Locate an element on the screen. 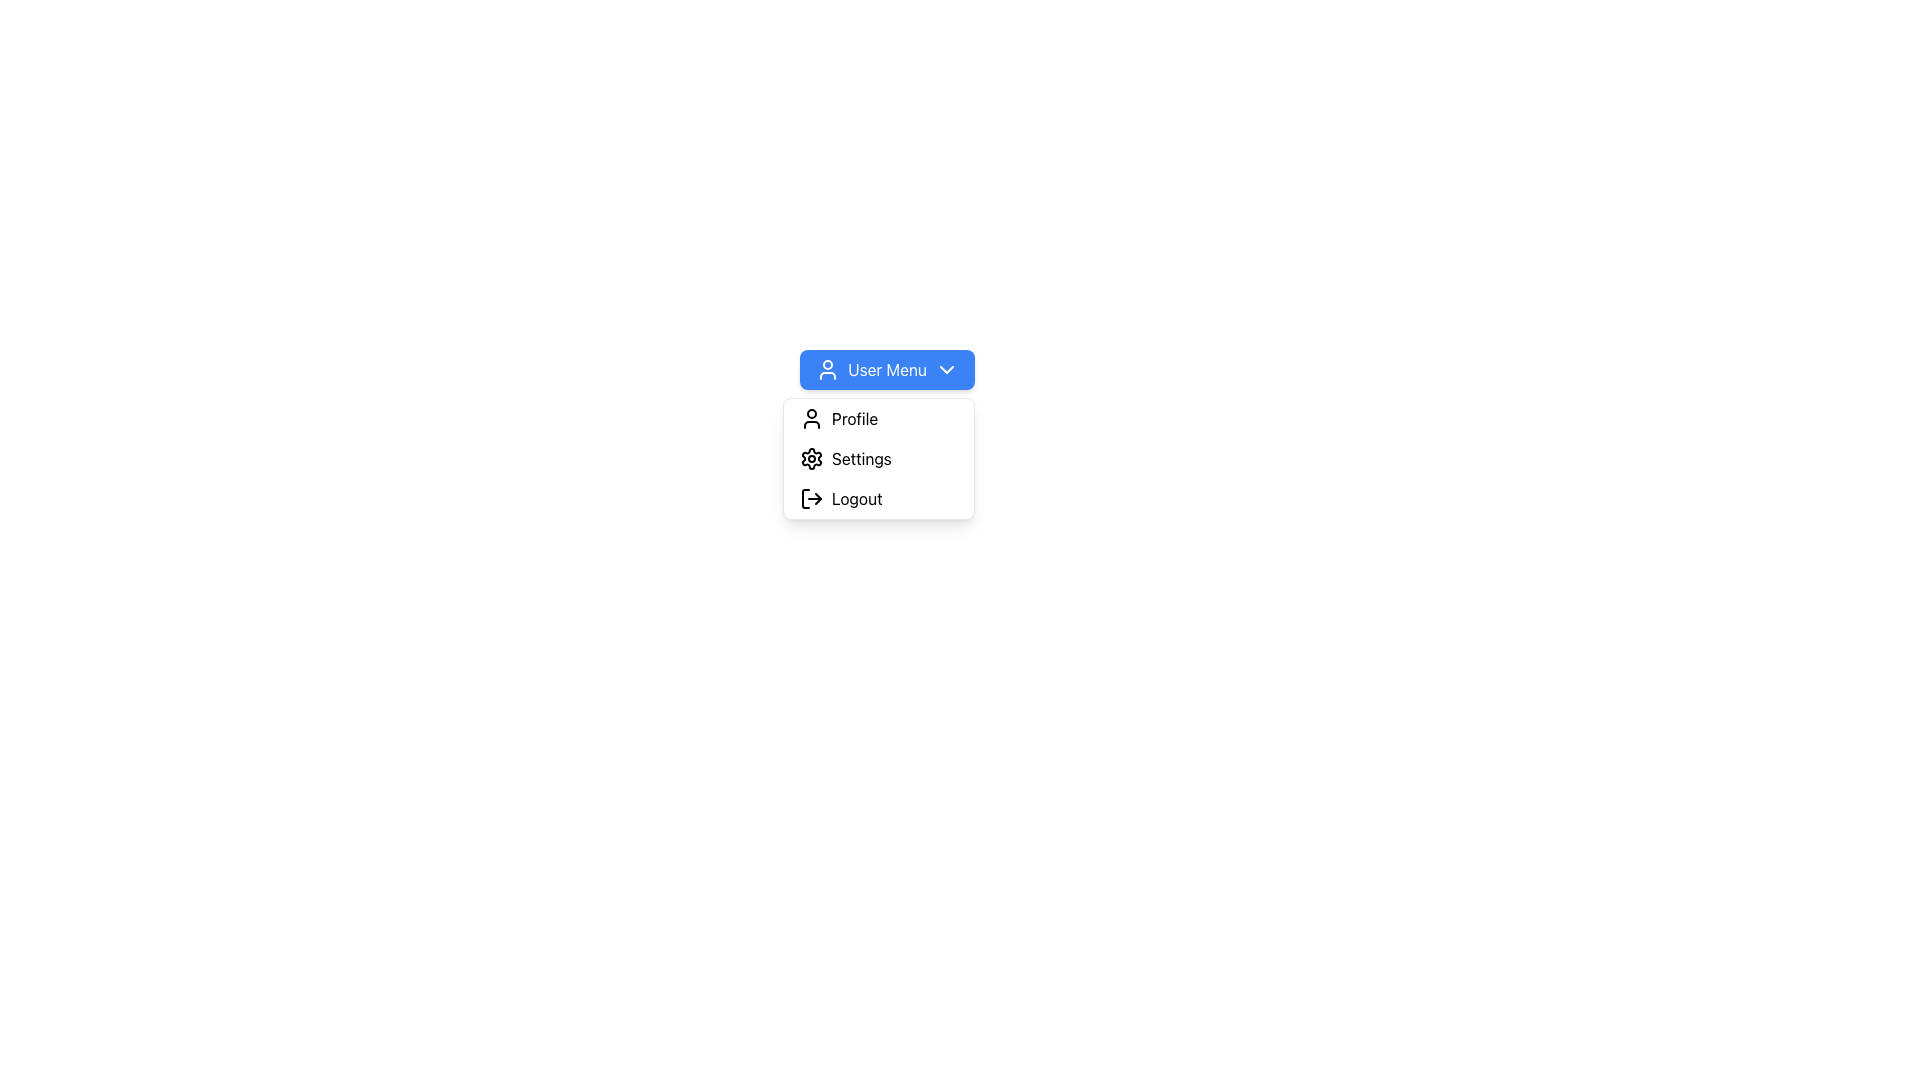 The width and height of the screenshot is (1920, 1080). the gear icon representing the settings functionality, which is located adjacent to the 'Settings' label in the dropdown menu is located at coordinates (811, 459).